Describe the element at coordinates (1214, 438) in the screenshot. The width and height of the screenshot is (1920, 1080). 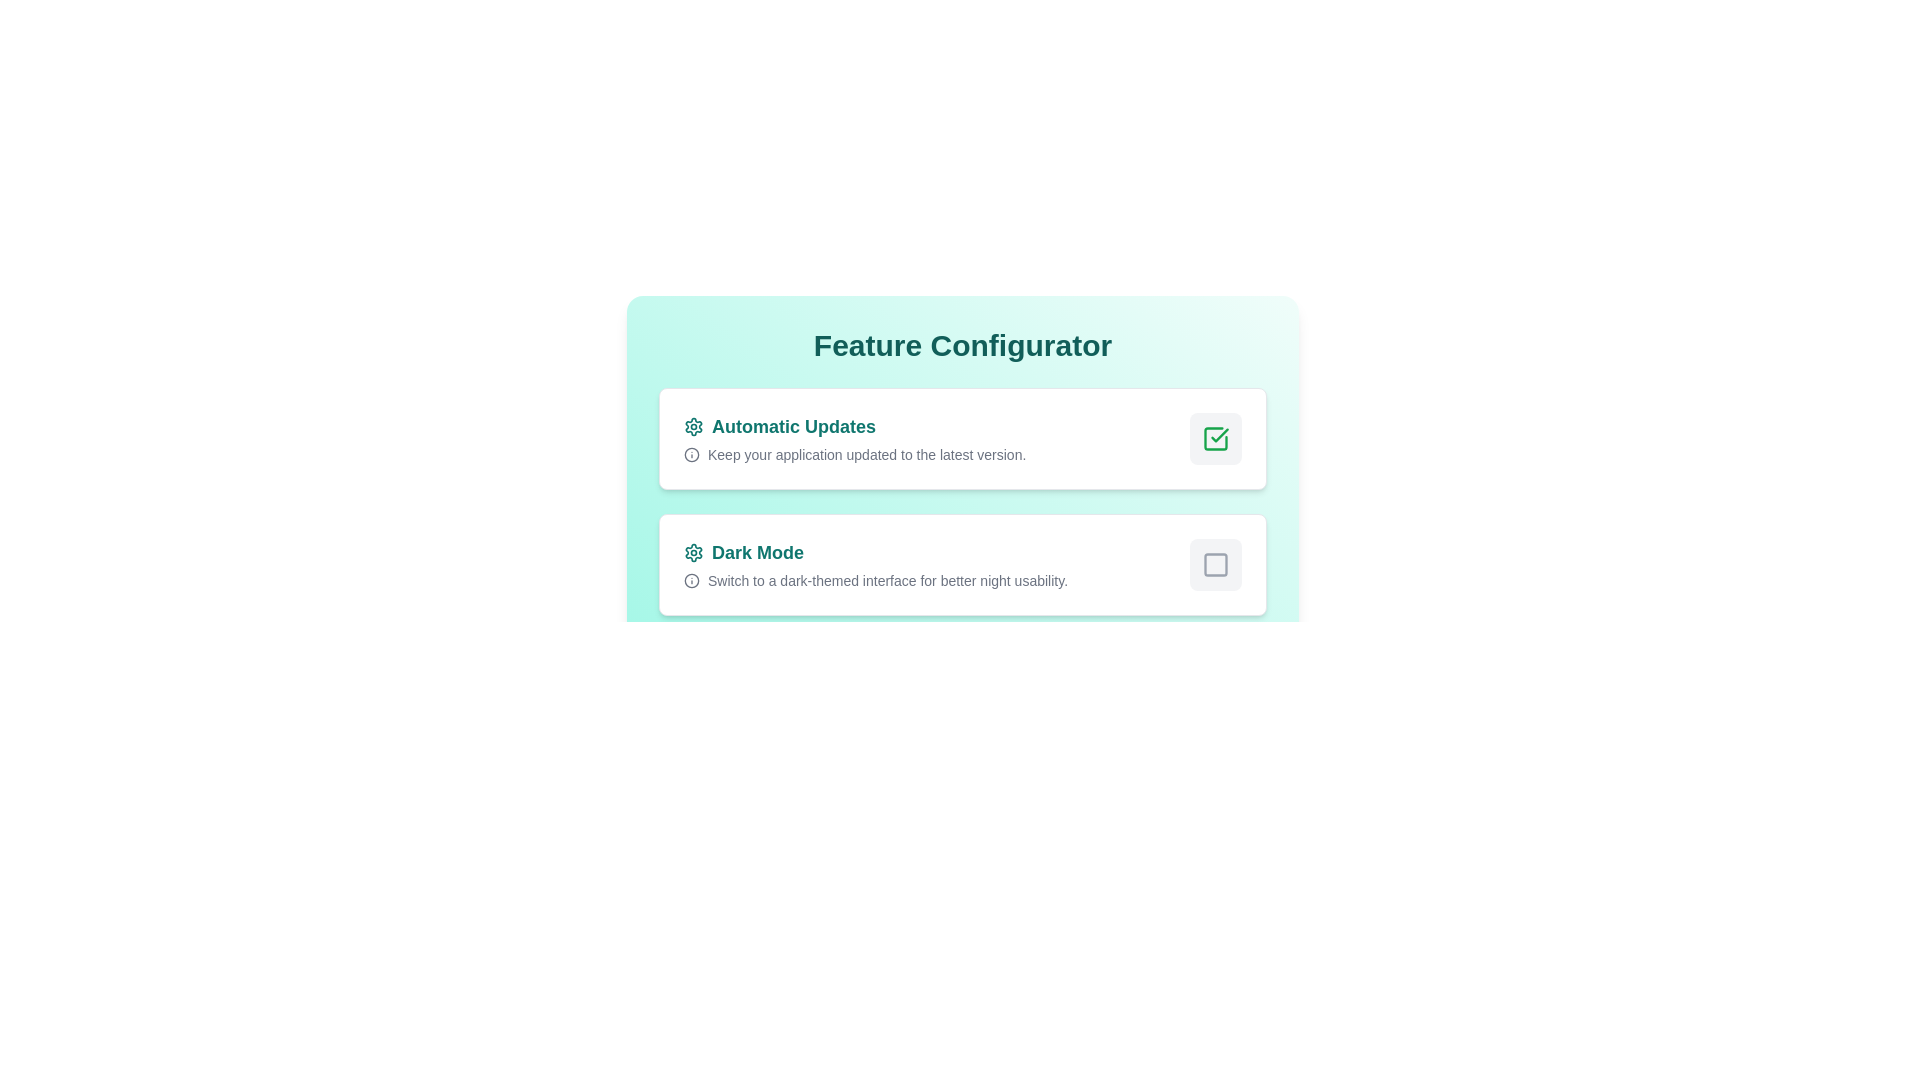
I see `the checkbox located at the right end of the 'Automatic Updates' option` at that location.